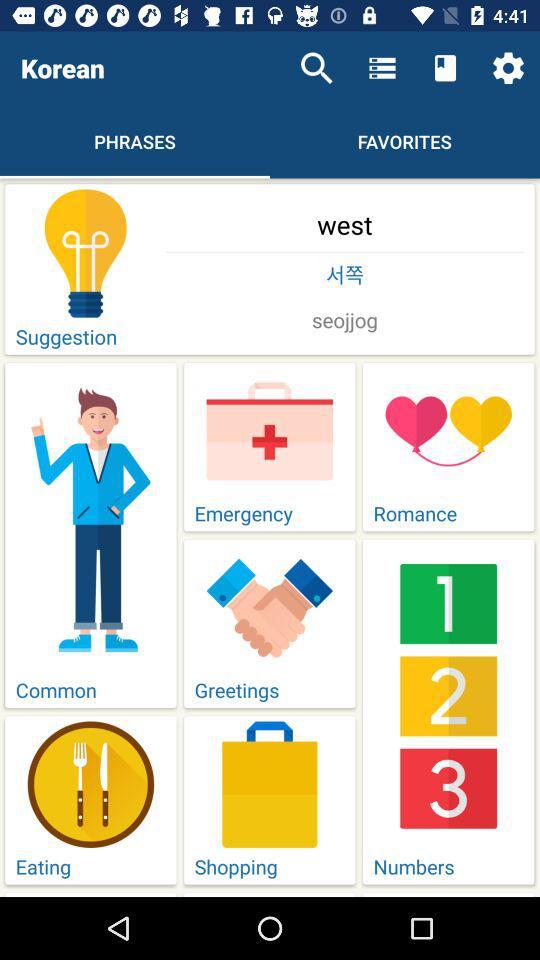 The image size is (540, 960). I want to click on icon to the right of korean item, so click(316, 68).